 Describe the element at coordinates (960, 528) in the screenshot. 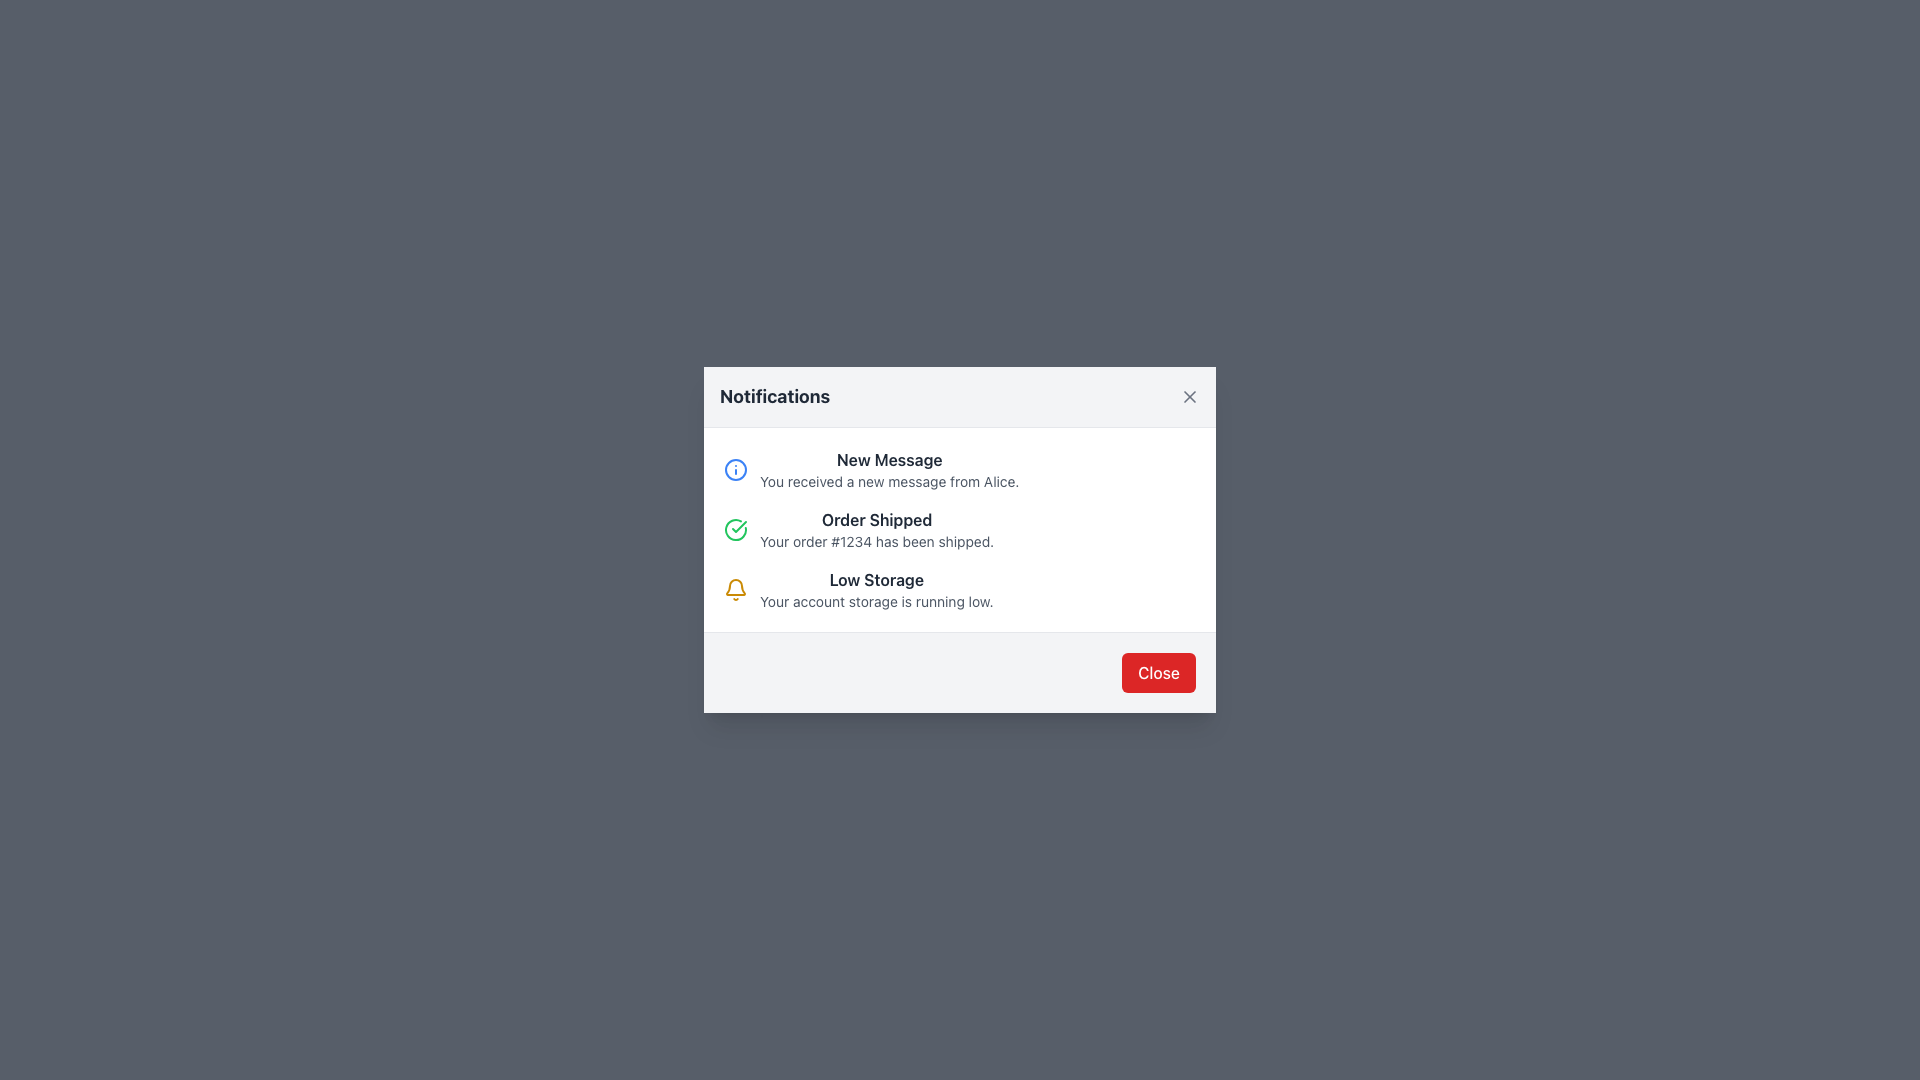

I see `the second notification item that informs the user their order #1234 has been shipped to acknowledge it` at that location.